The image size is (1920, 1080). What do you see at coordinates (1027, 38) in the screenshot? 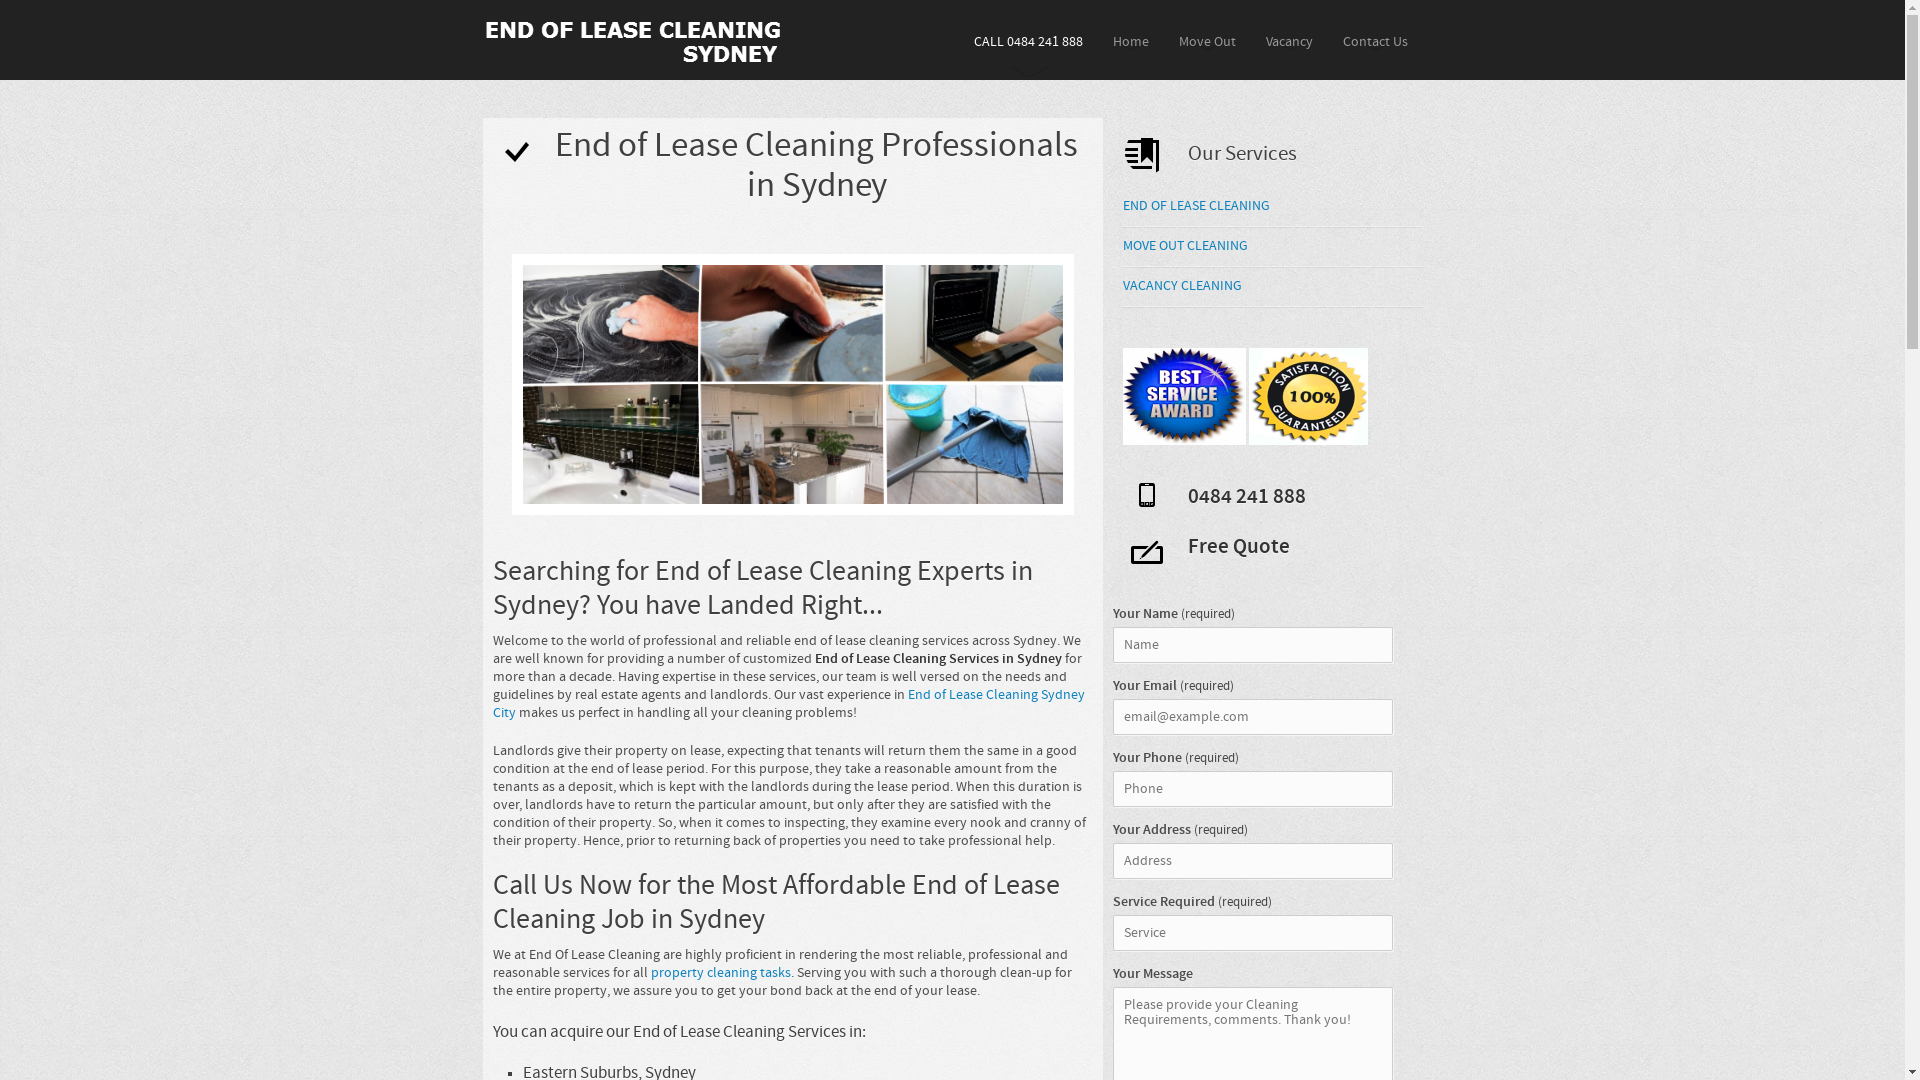
I see `'CALL 0484 241 888'` at bounding box center [1027, 38].